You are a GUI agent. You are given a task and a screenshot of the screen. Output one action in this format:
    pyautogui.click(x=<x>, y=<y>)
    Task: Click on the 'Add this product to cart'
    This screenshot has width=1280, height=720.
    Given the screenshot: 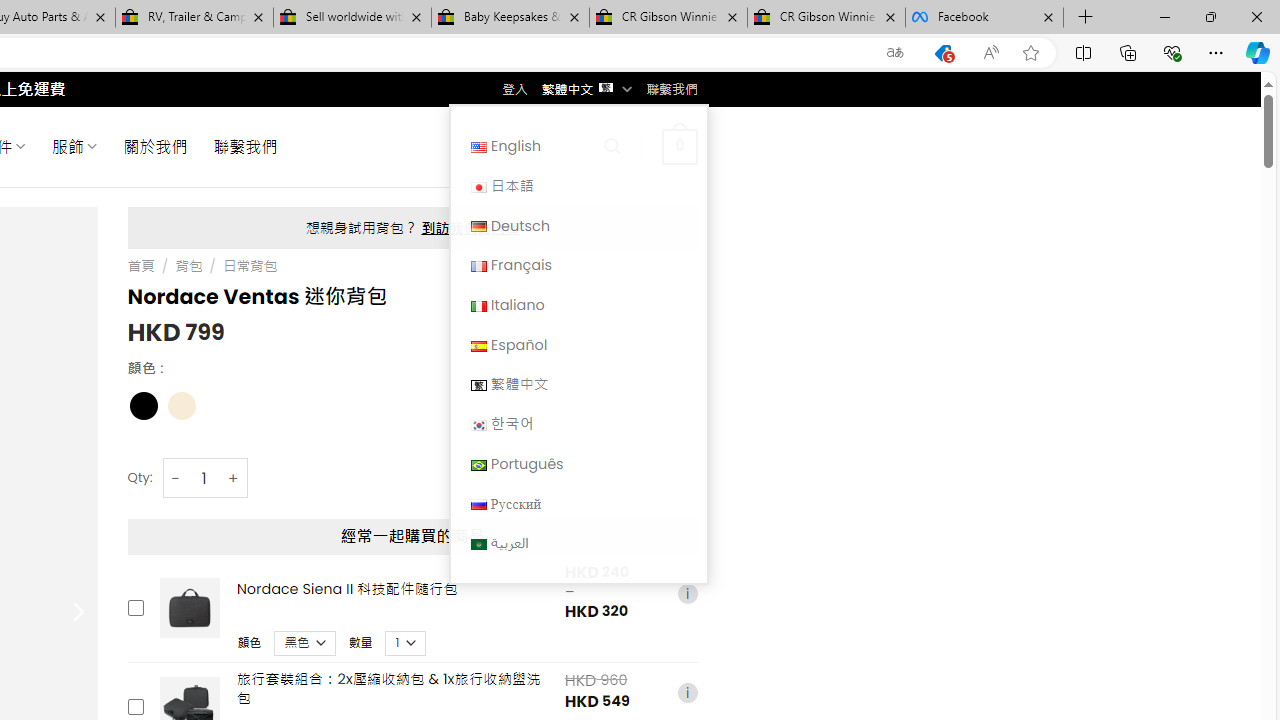 What is the action you would take?
    pyautogui.click(x=134, y=706)
    